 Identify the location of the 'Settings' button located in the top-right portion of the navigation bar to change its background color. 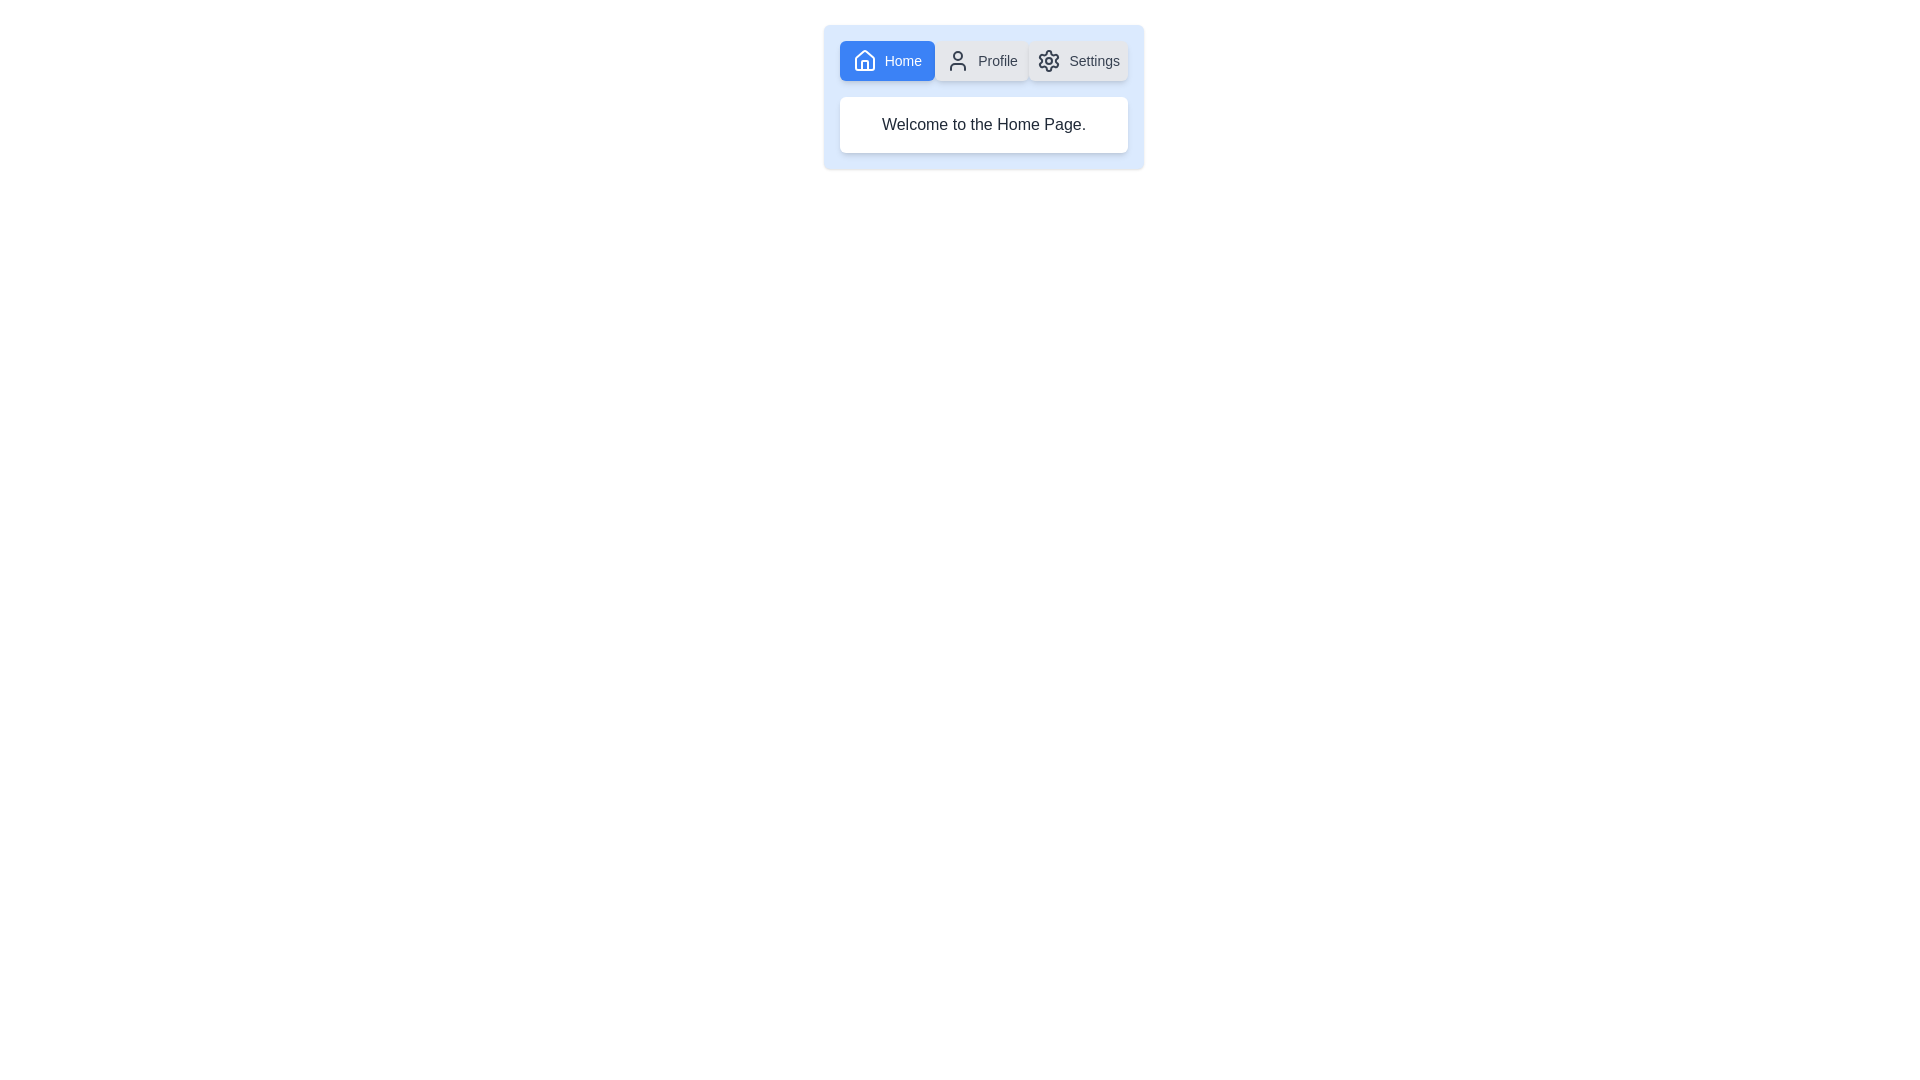
(1077, 60).